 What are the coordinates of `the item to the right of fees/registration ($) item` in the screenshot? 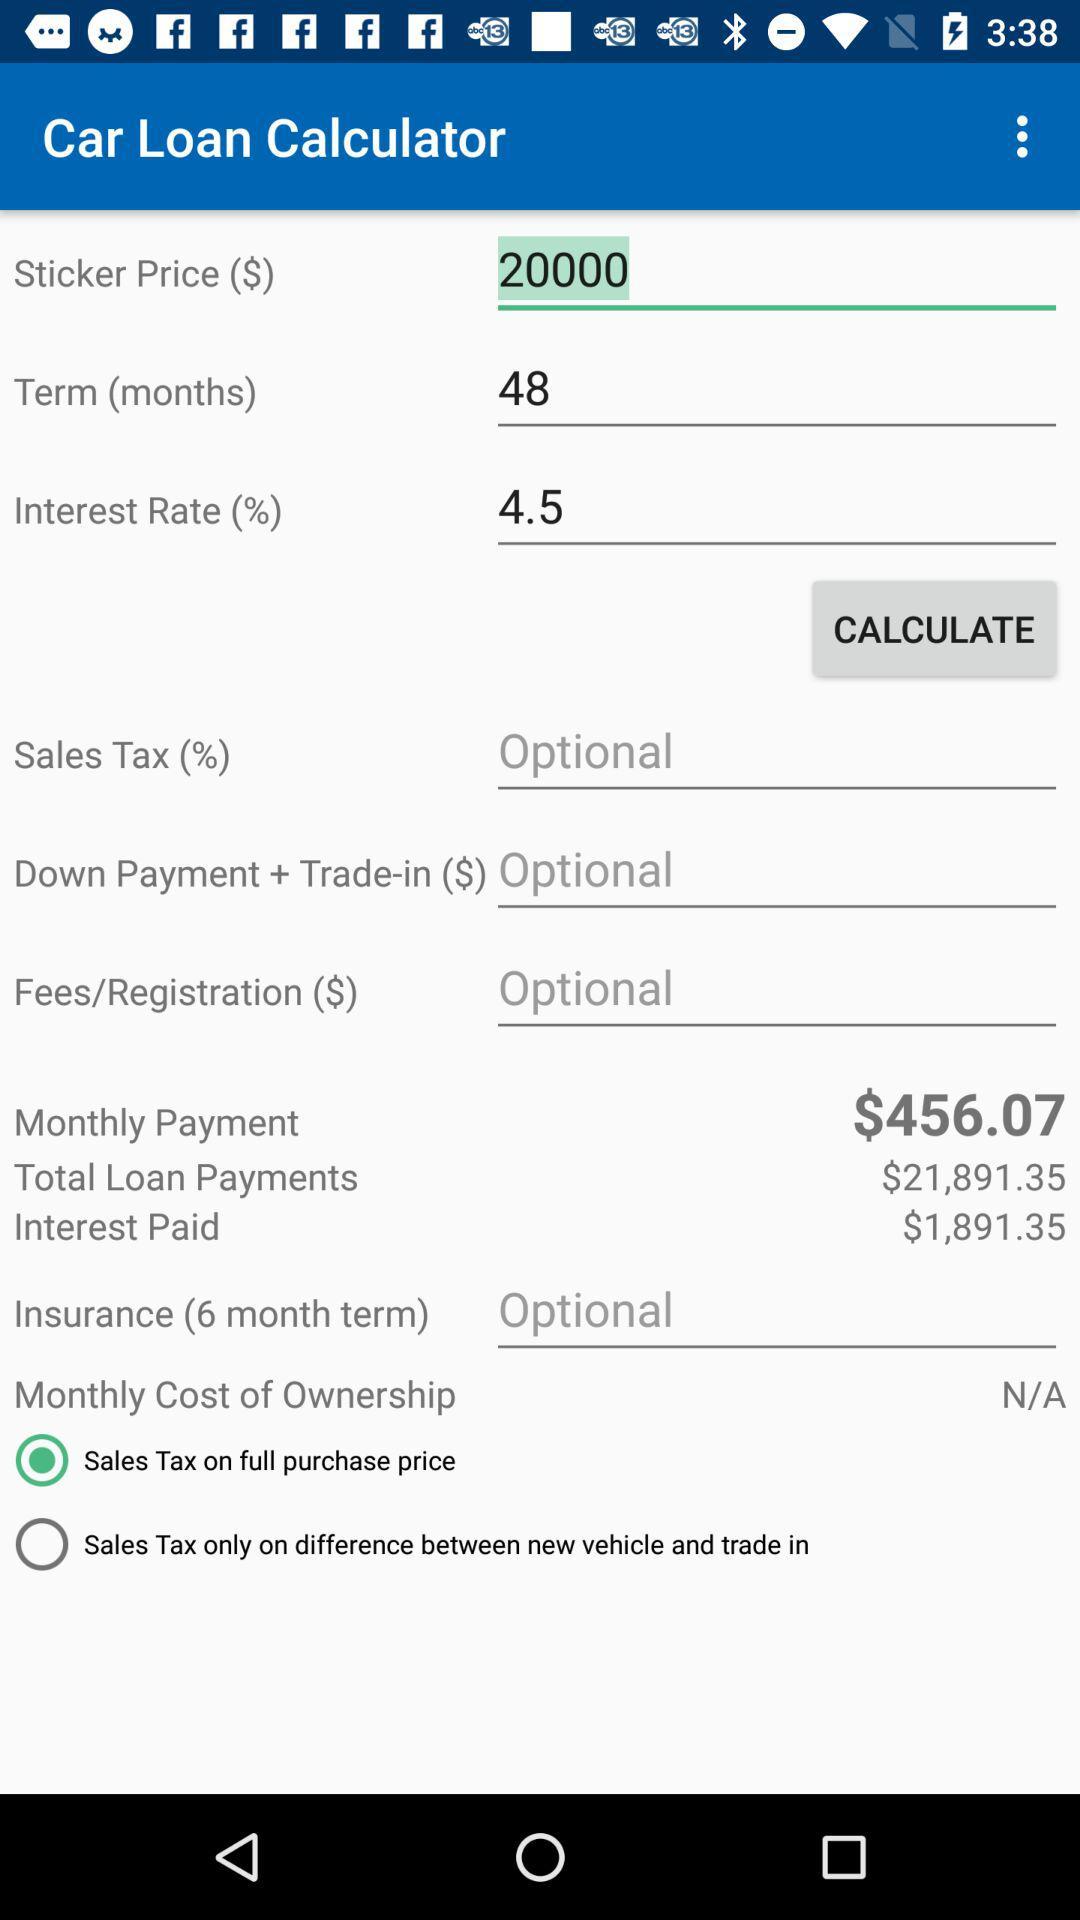 It's located at (775, 987).